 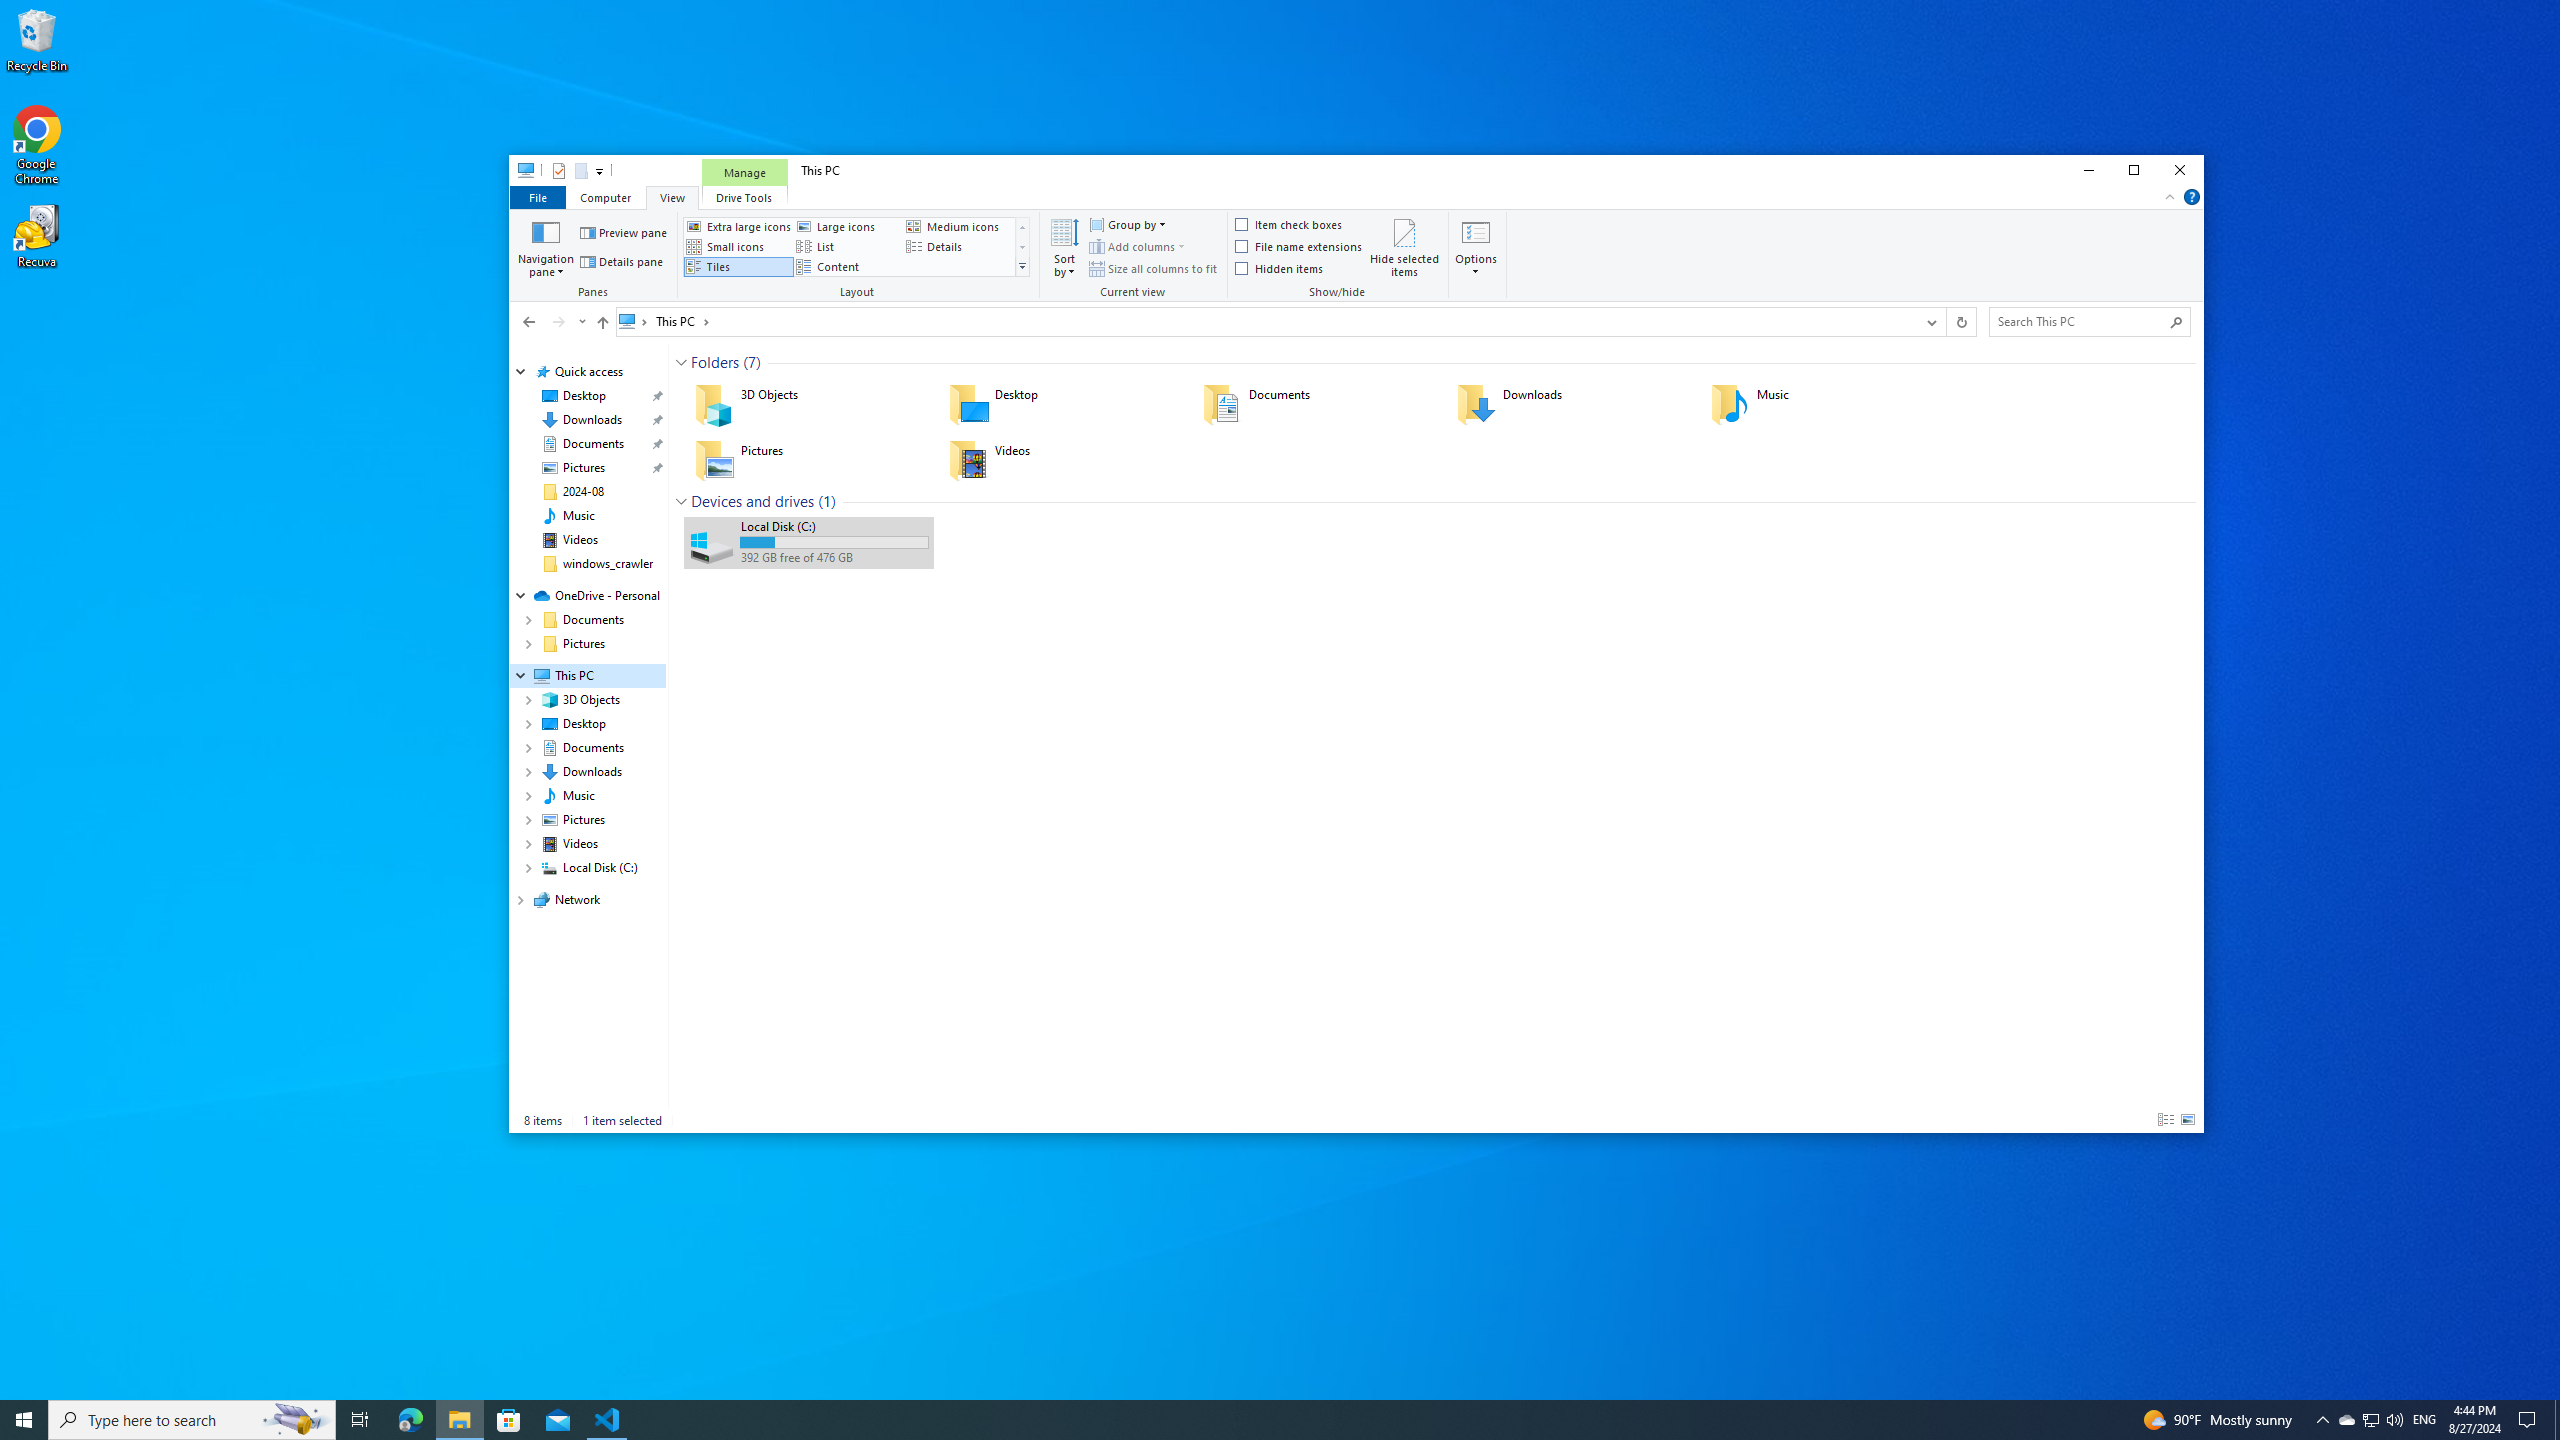 What do you see at coordinates (807, 541) in the screenshot?
I see `'Local Disk (C:)'` at bounding box center [807, 541].